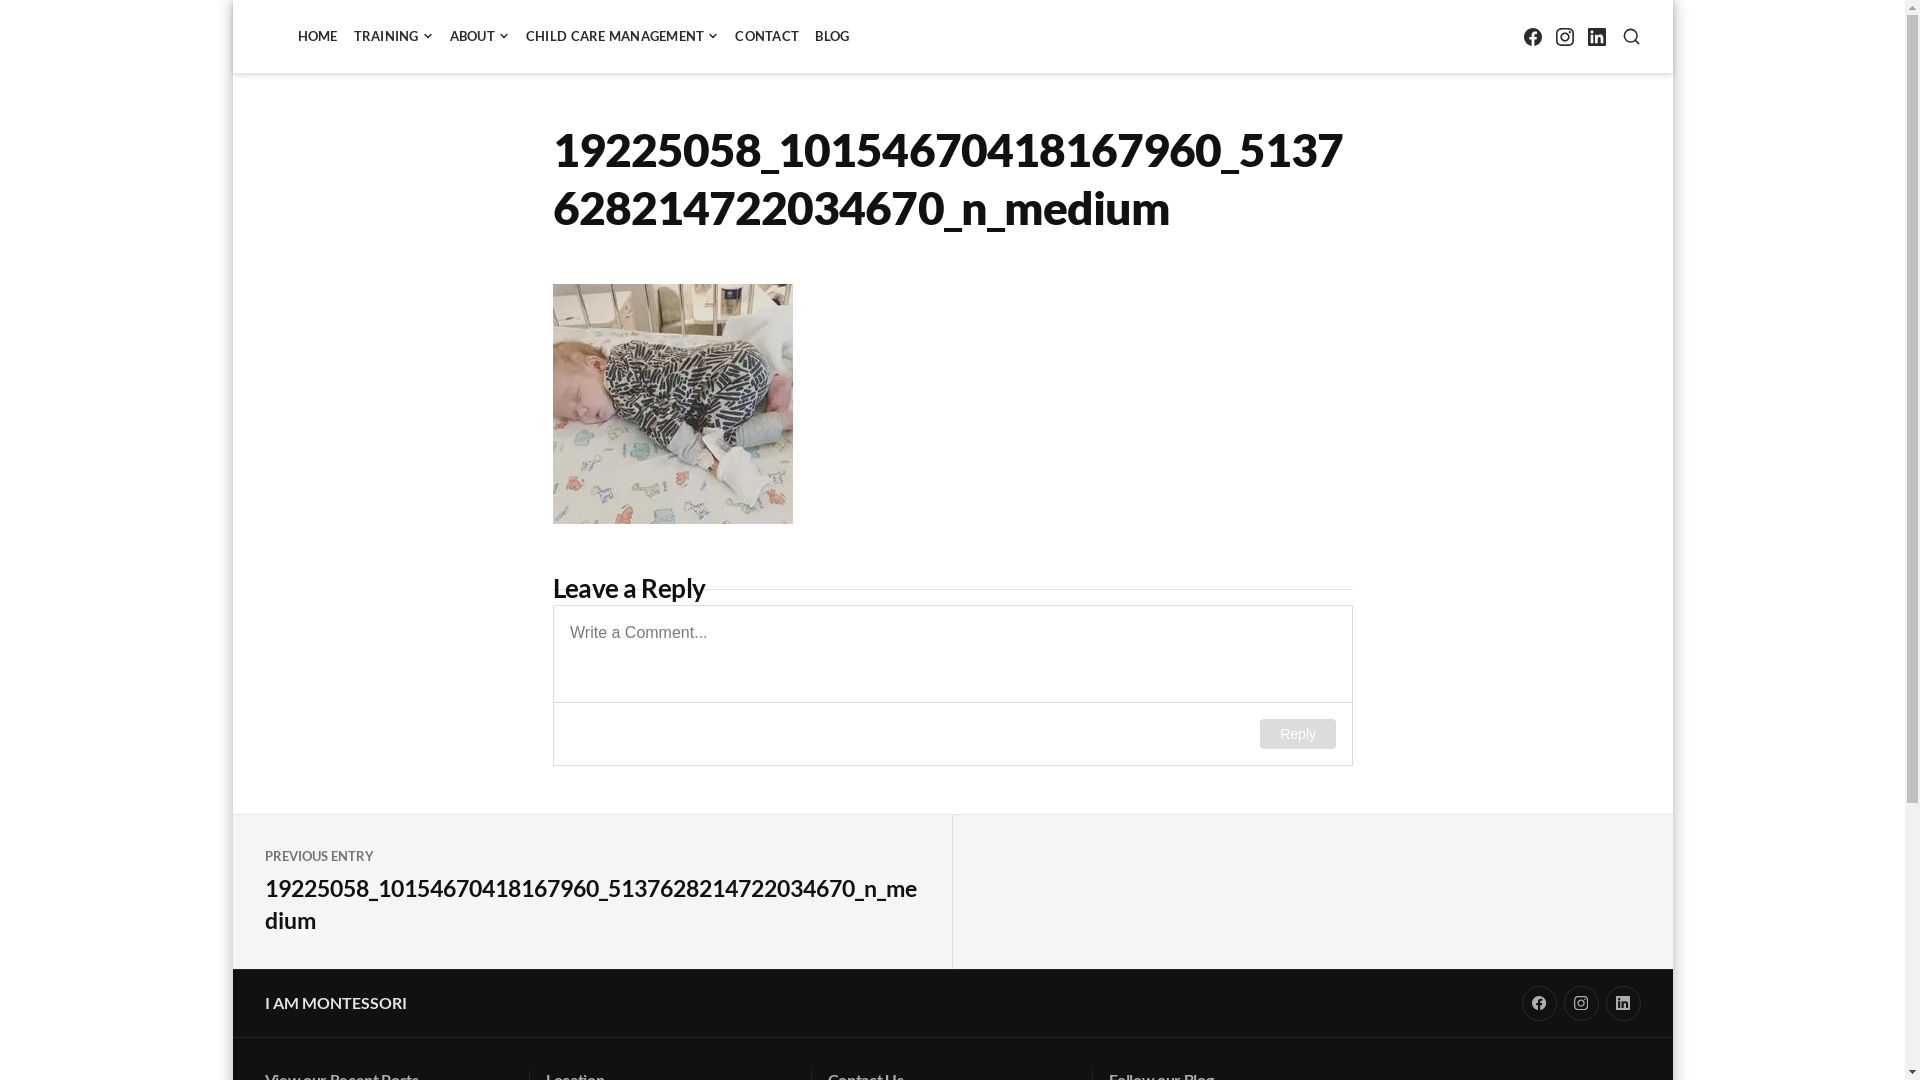 The image size is (1920, 1080). Describe the element at coordinates (335, 1002) in the screenshot. I see `'I AM MONTESSORI'` at that location.